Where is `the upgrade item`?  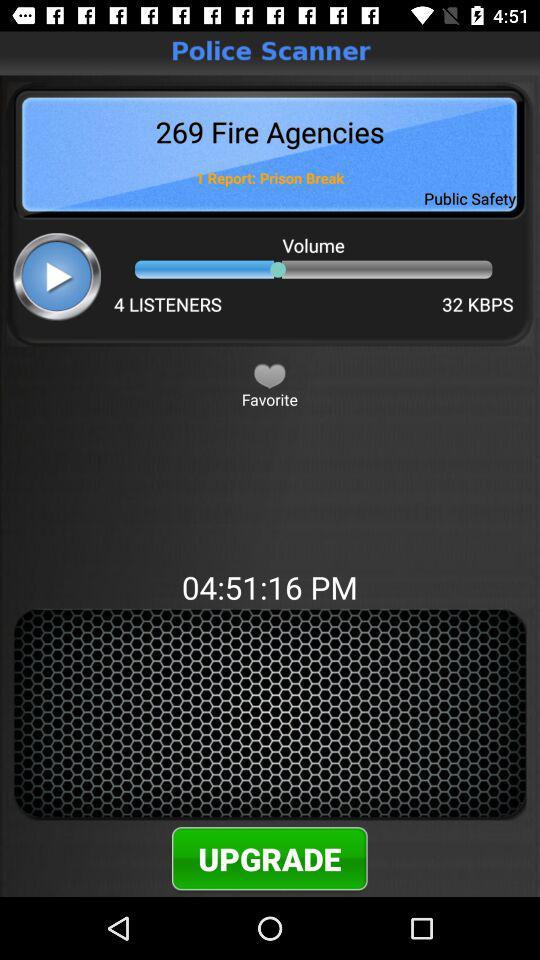
the upgrade item is located at coordinates (269, 857).